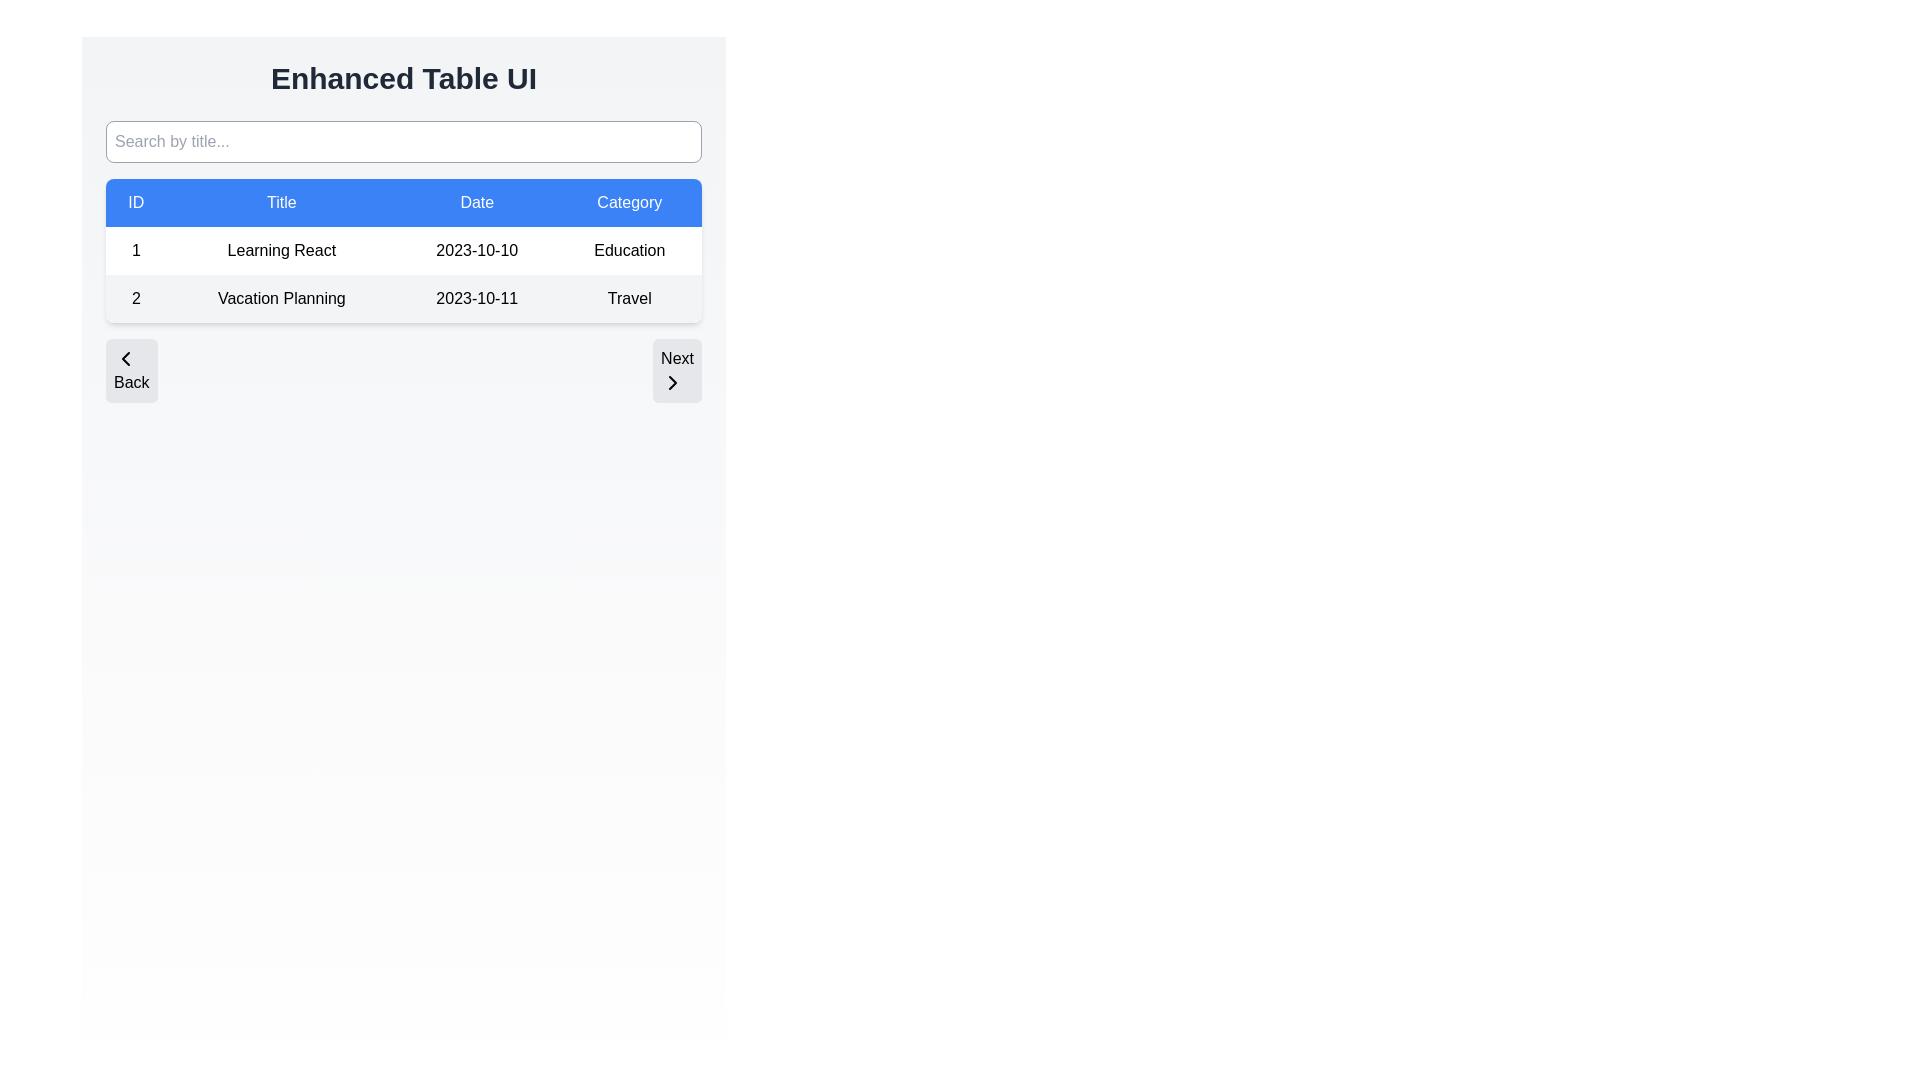  I want to click on the static text element displaying the date '2023-10-11', so click(476, 299).